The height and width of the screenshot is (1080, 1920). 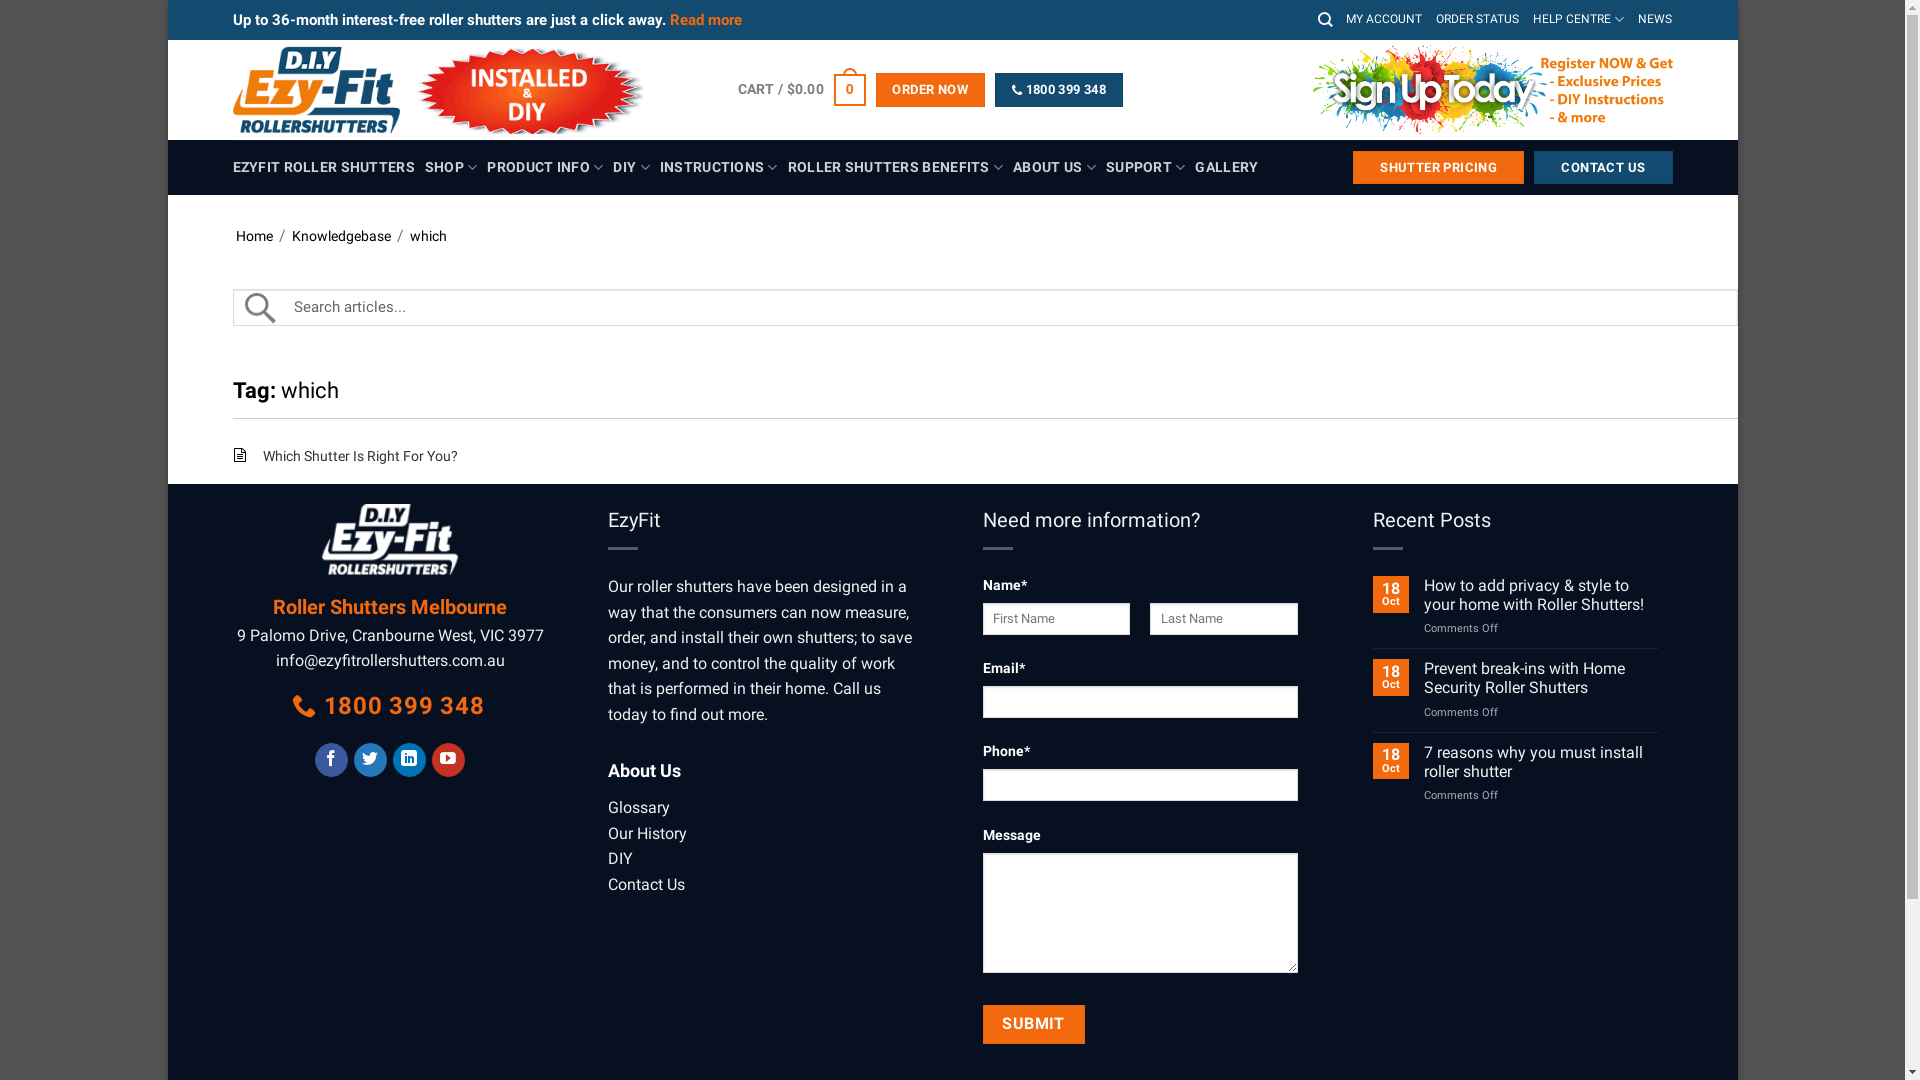 I want to click on 'ORDER STATUS', so click(x=1477, y=19).